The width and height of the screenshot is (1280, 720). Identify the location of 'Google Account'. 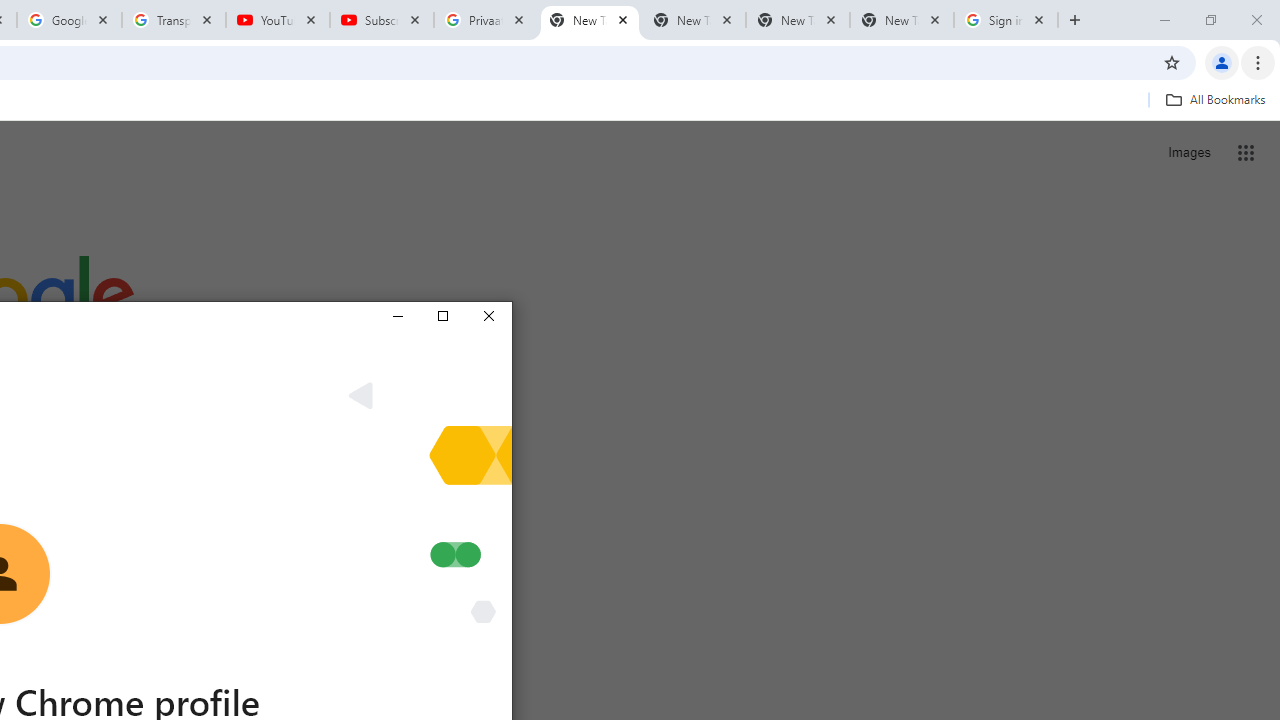
(69, 20).